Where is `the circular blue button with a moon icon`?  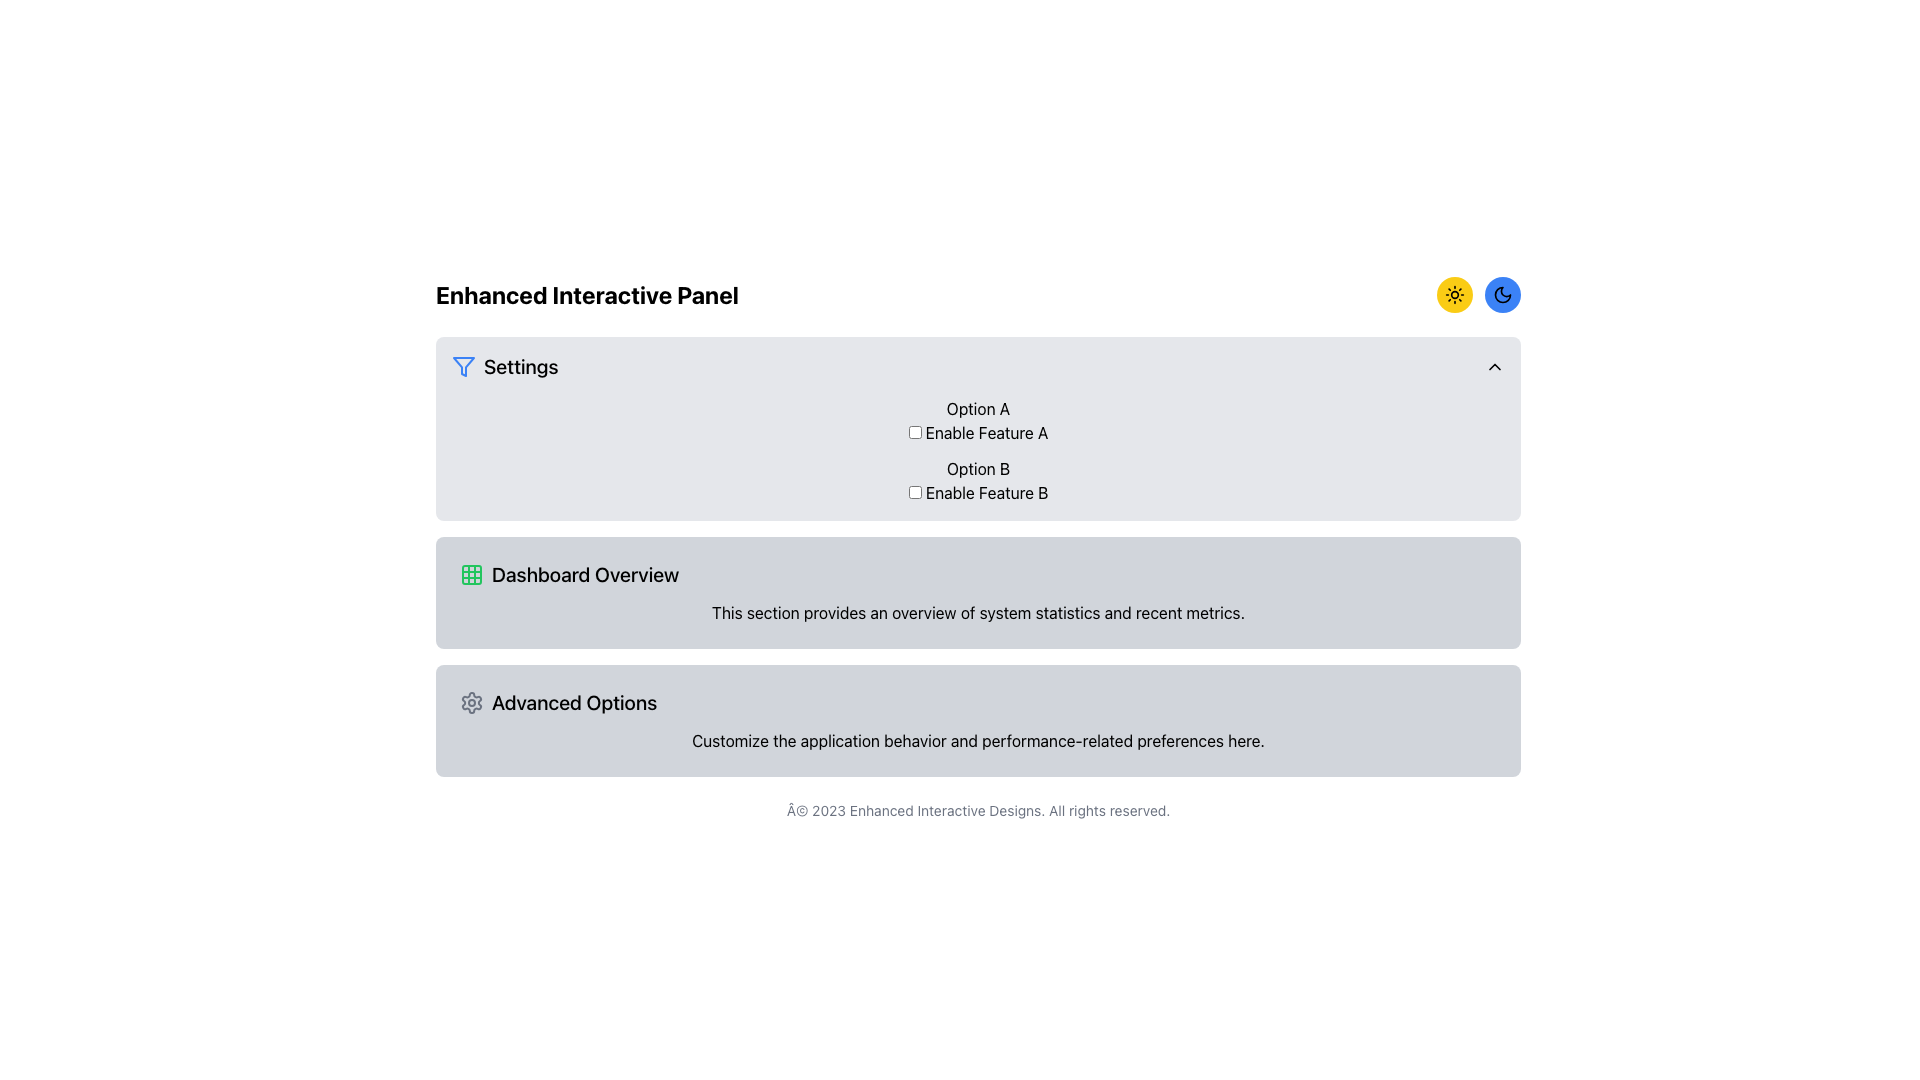
the circular blue button with a moon icon is located at coordinates (1502, 294).